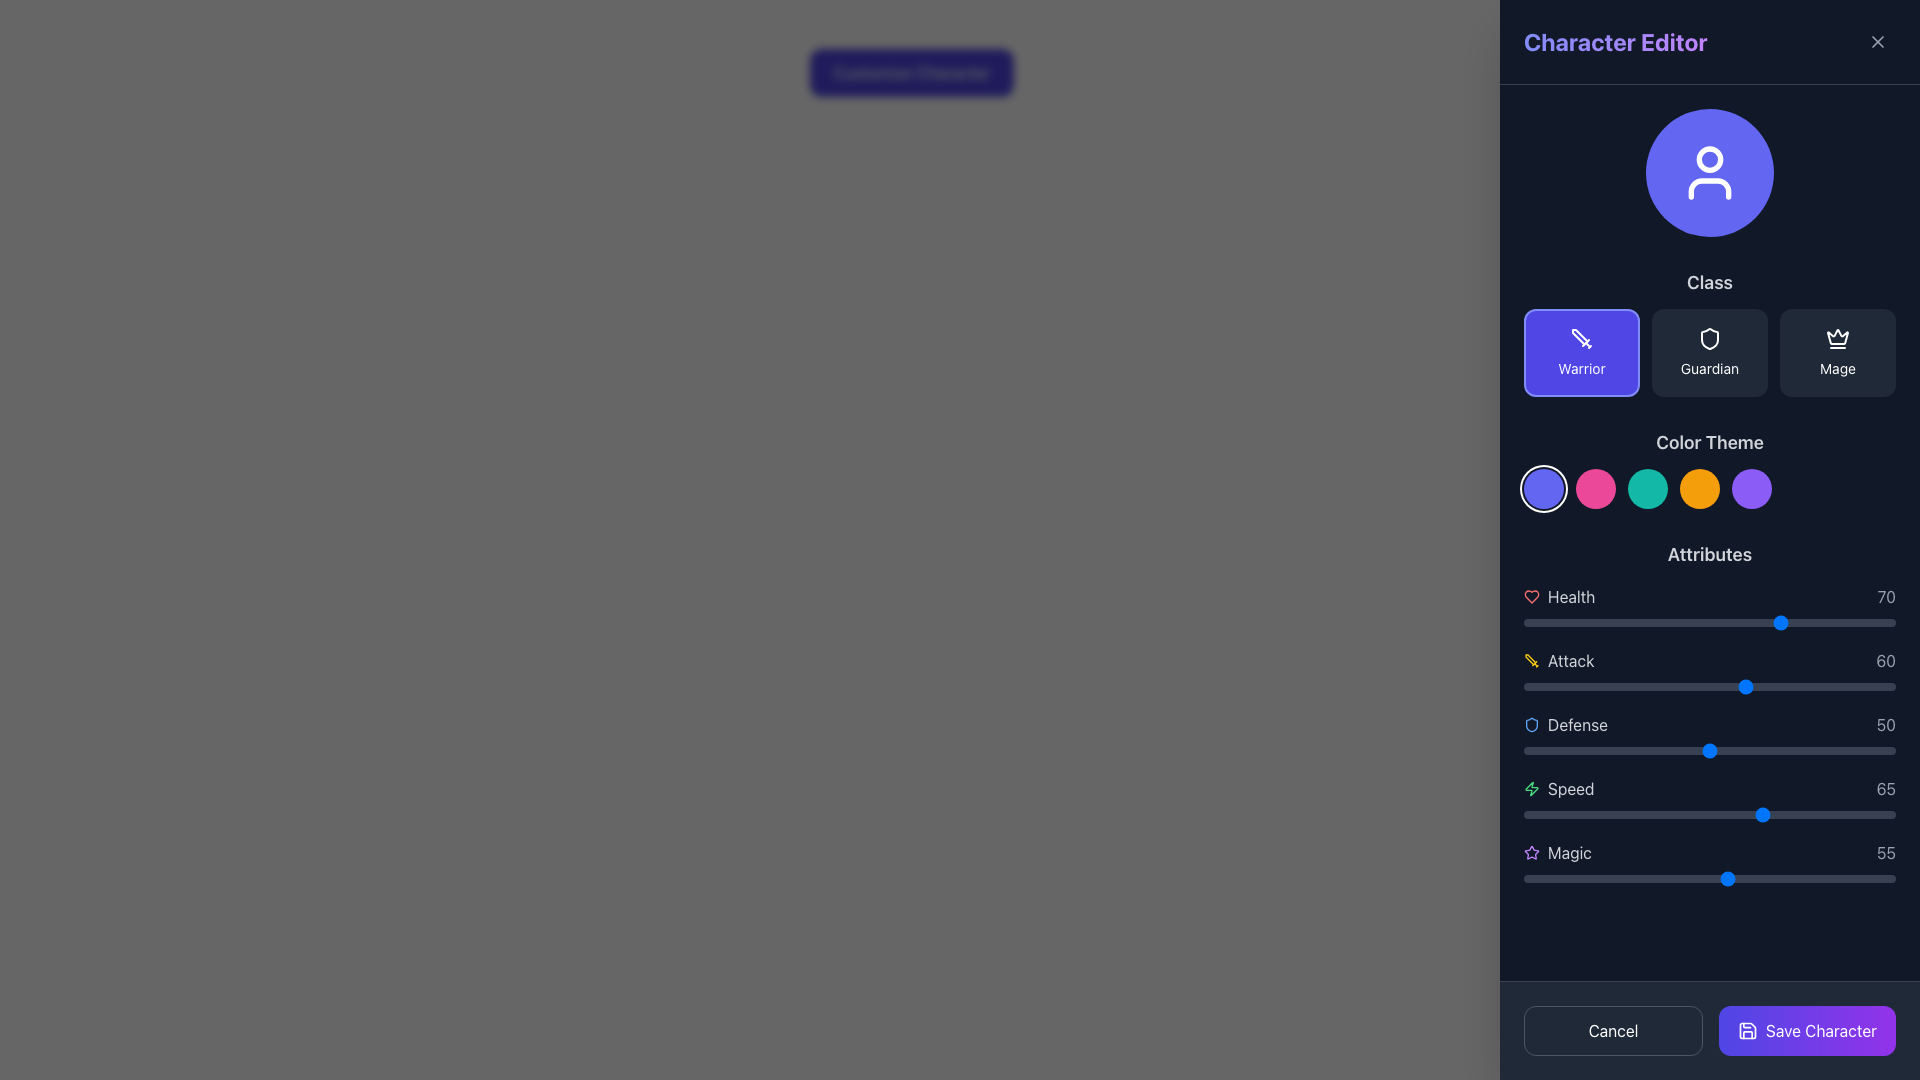  Describe the element at coordinates (1708, 555) in the screenshot. I see `the text label that serves as the header for the attributes section in the sidebar panel under 'Color Theme.'` at that location.